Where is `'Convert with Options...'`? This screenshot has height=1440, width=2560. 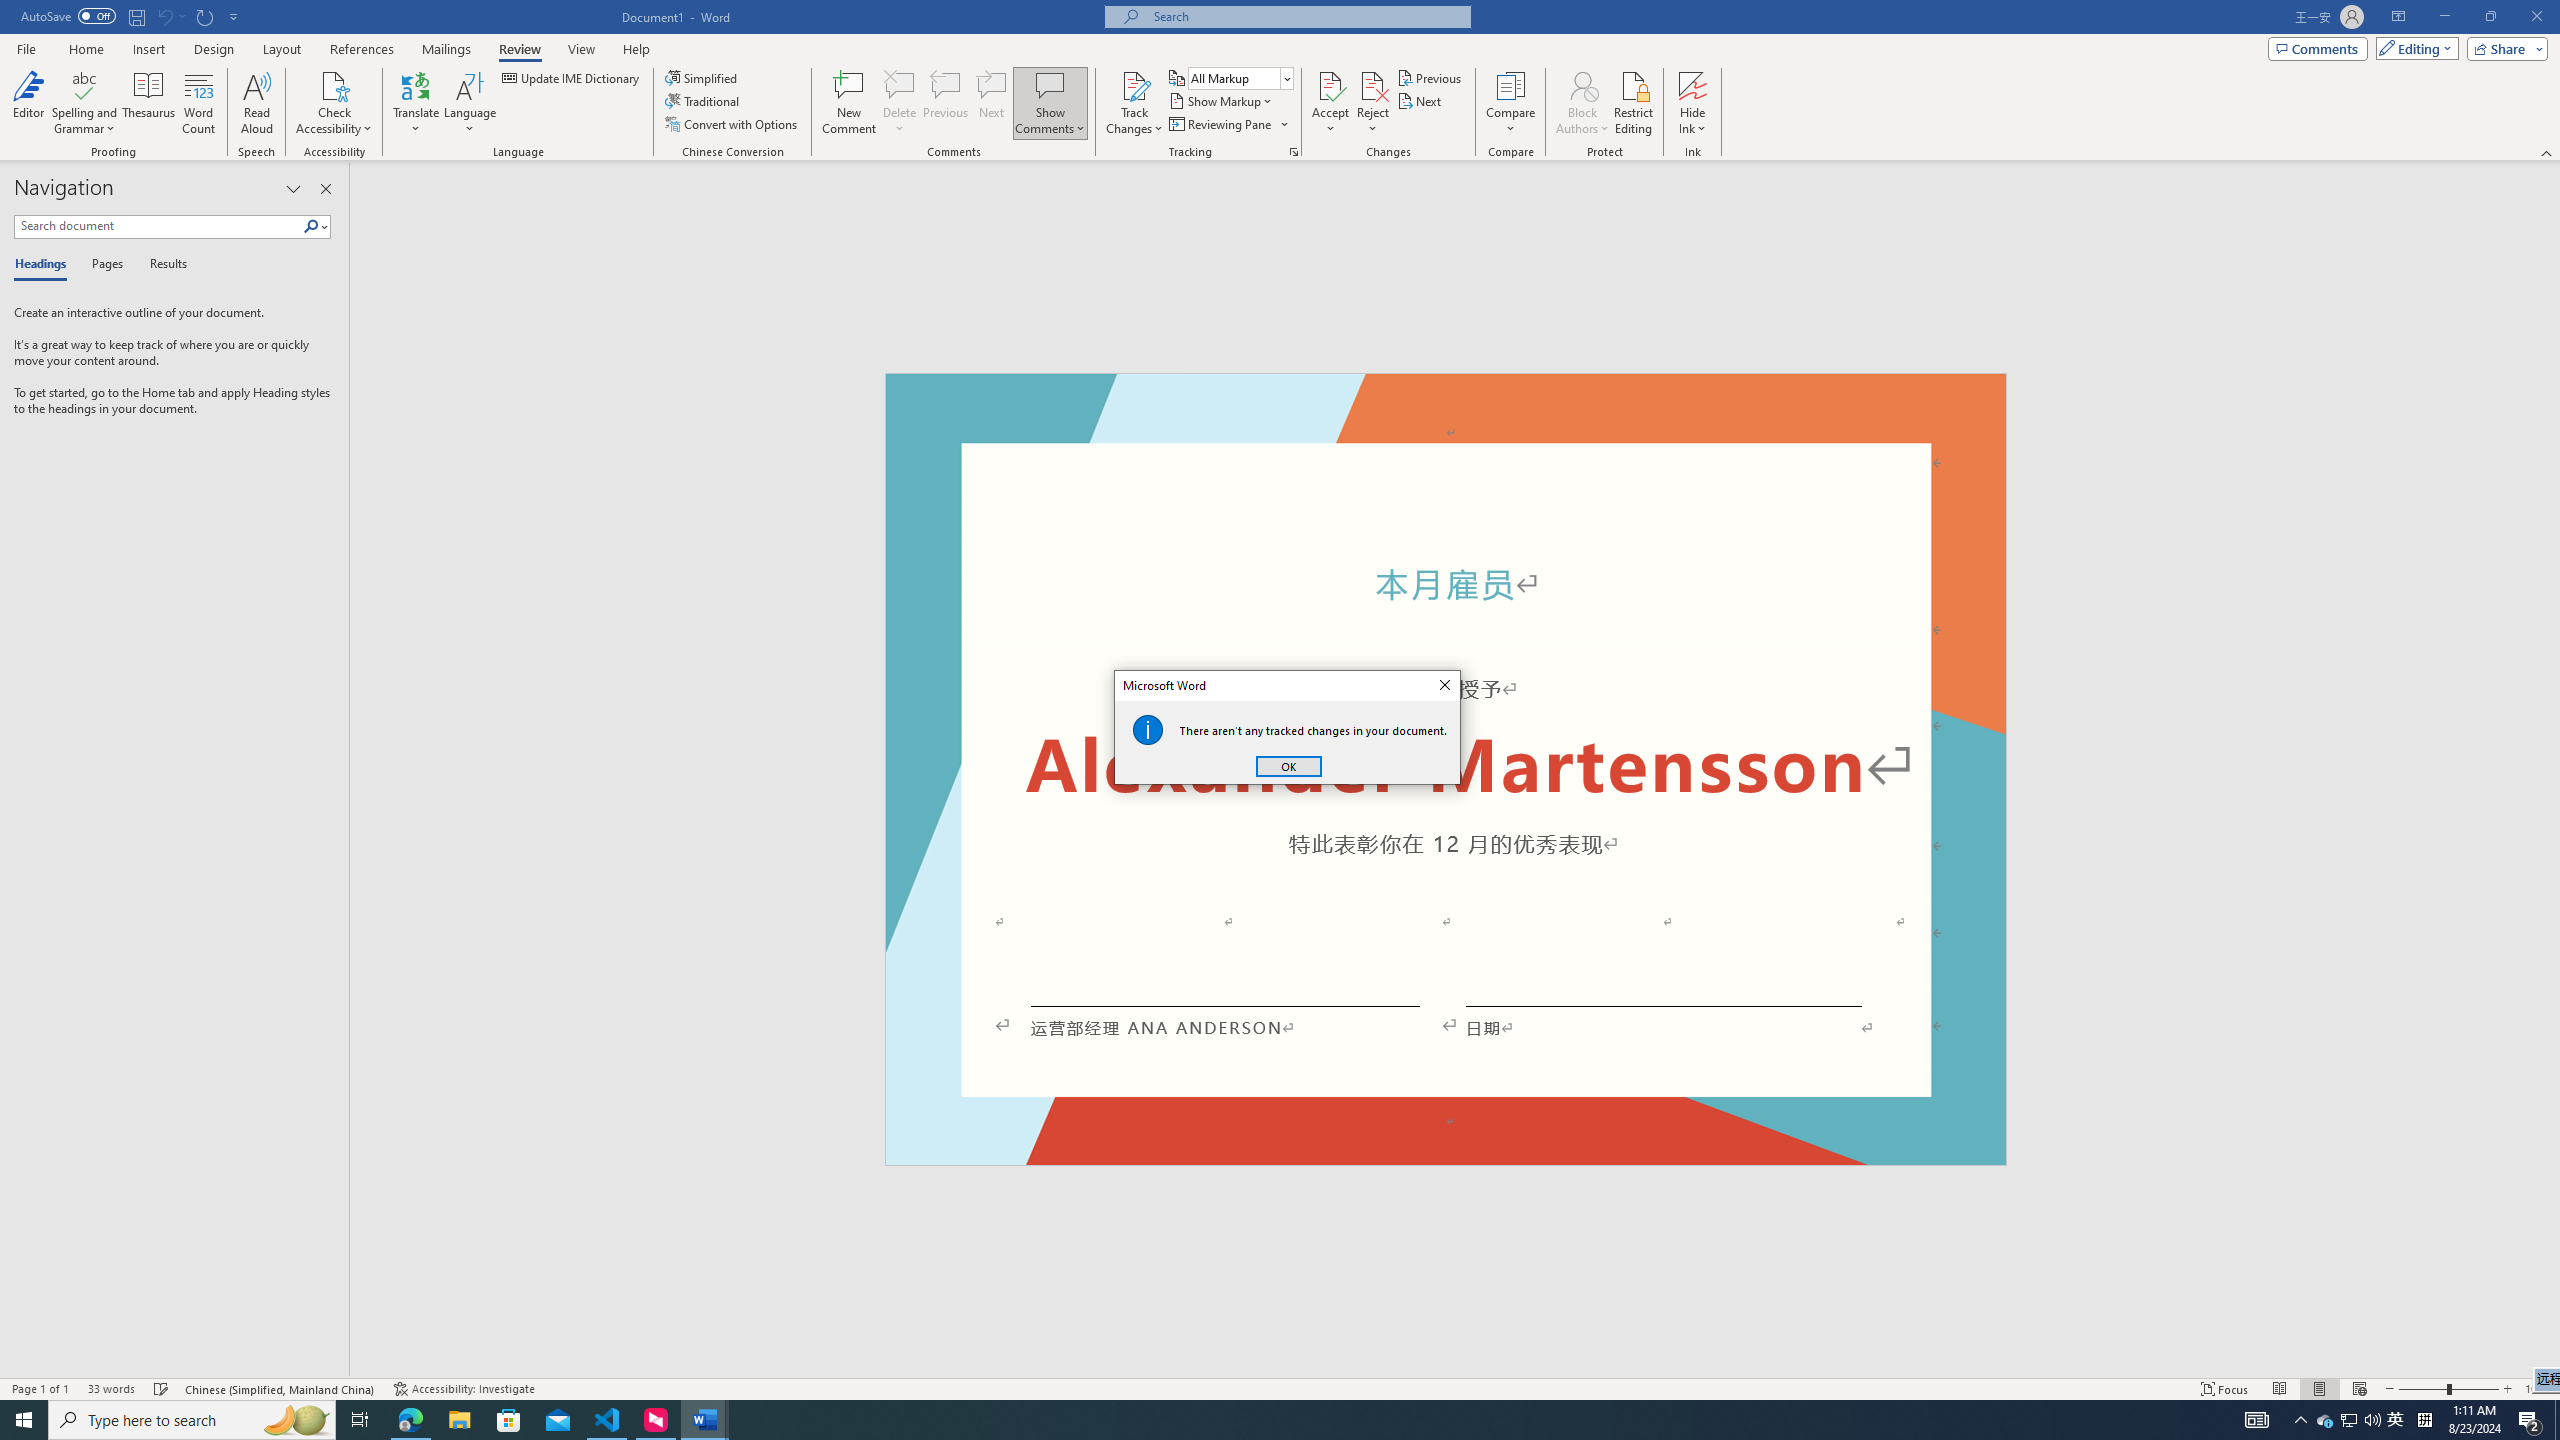 'Convert with Options...' is located at coordinates (733, 122).